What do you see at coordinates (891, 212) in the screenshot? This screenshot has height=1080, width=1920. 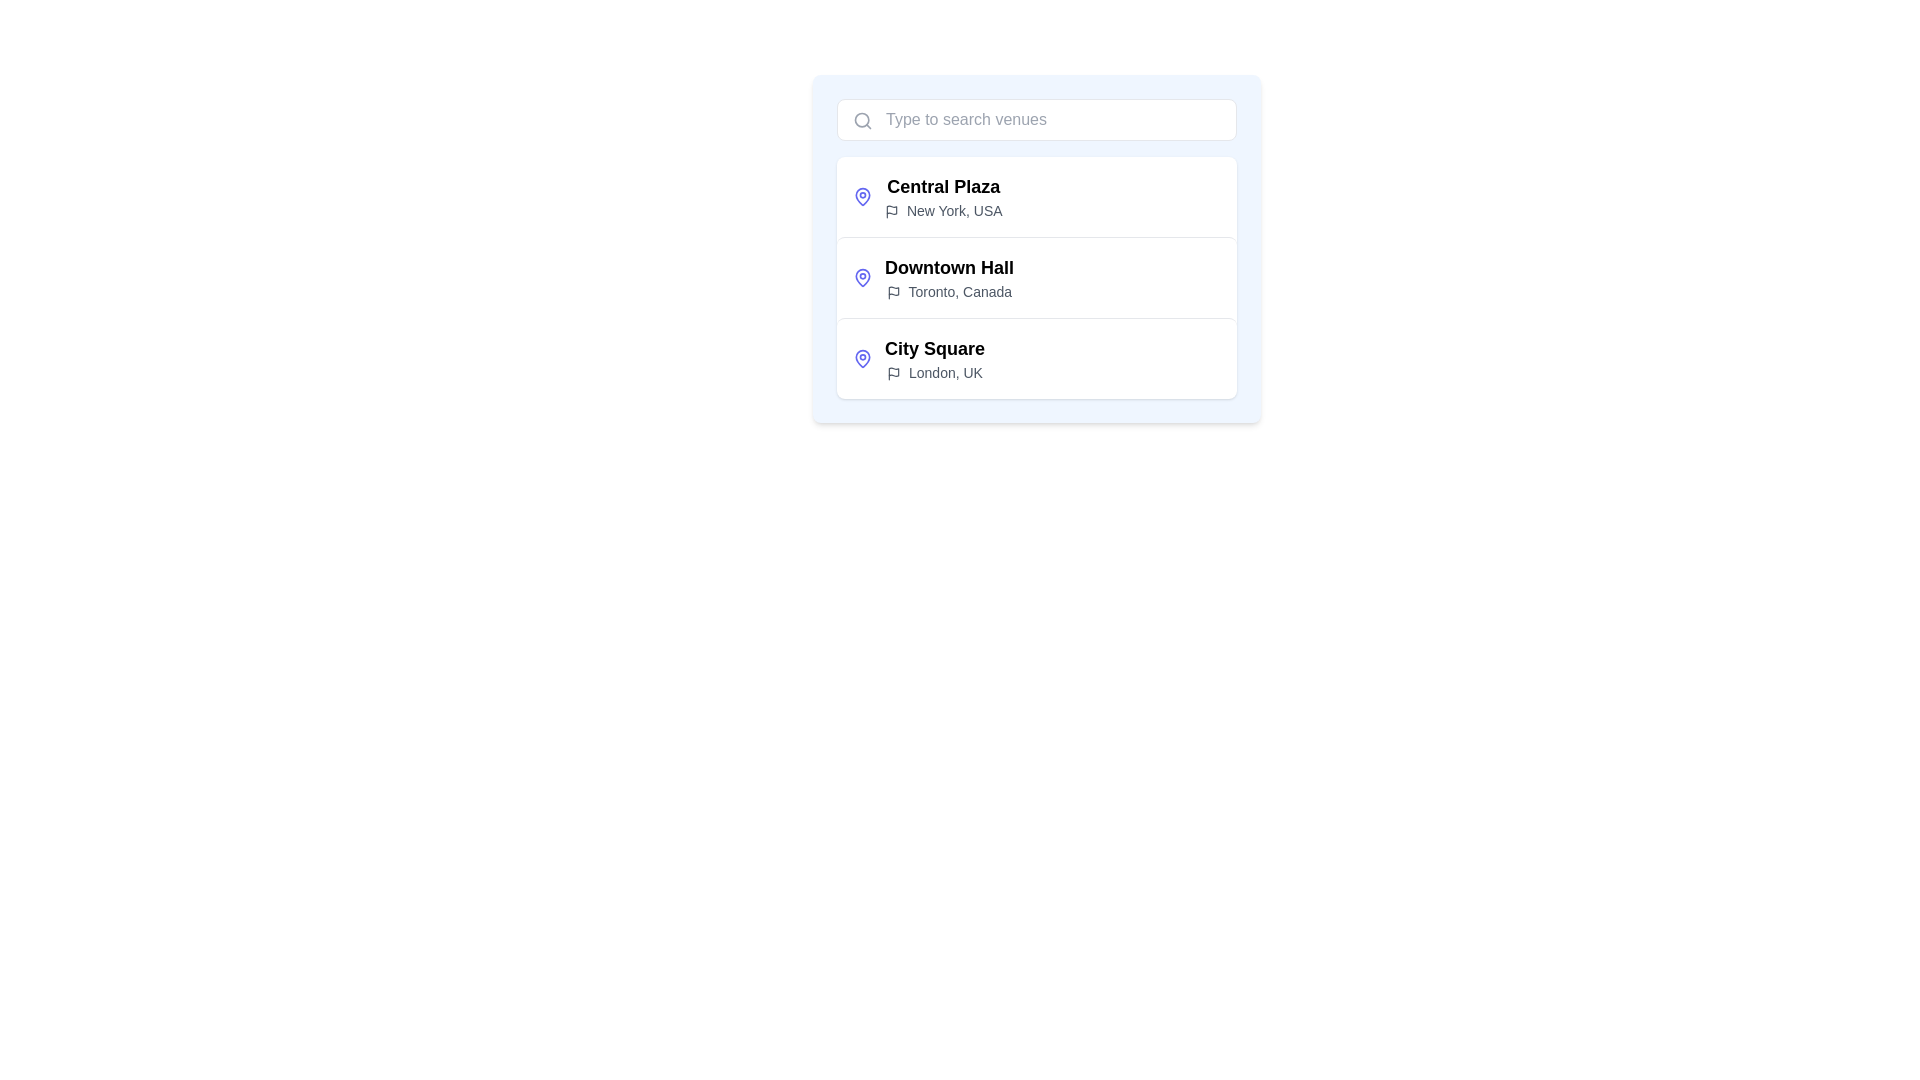 I see `the small flag icon located to the left of the text 'New York, USA' under the 'Central Plaza' heading` at bounding box center [891, 212].